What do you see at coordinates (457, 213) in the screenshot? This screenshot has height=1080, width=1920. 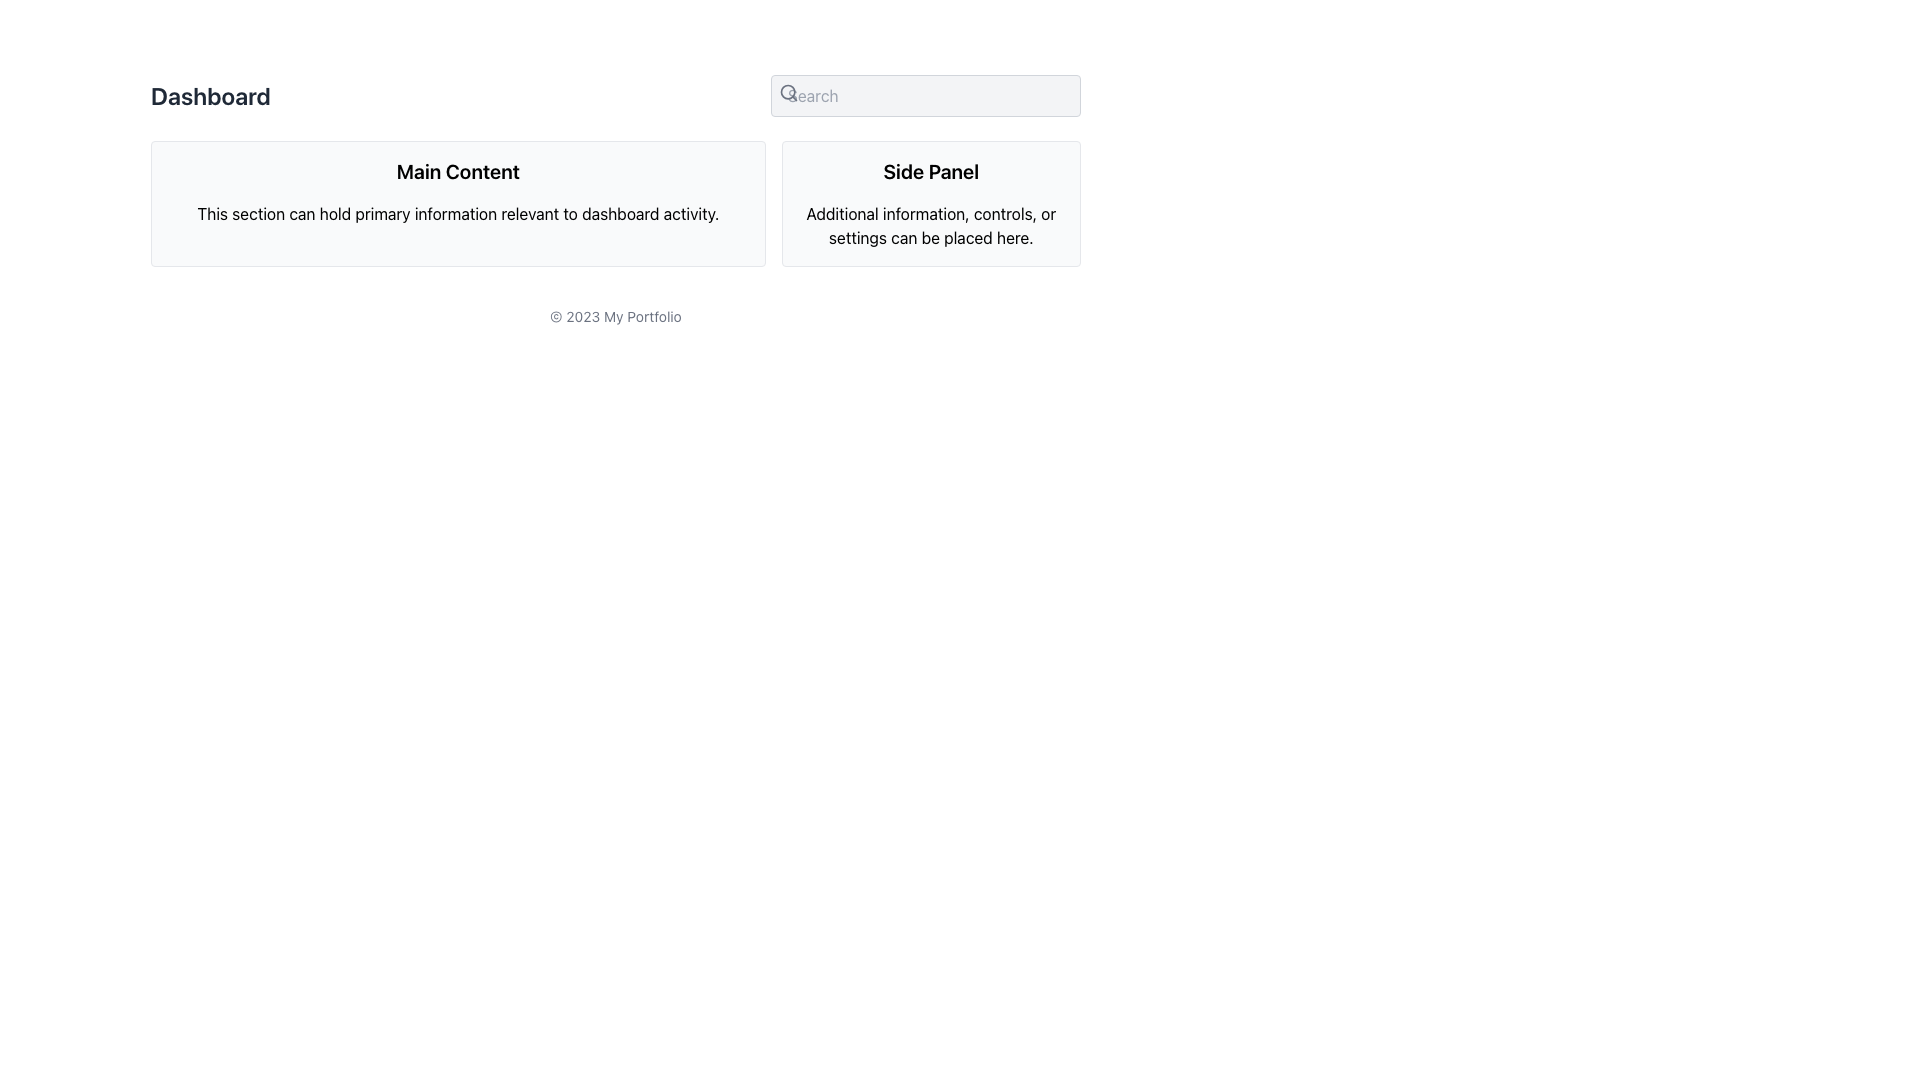 I see `the text block that contains the message 'This section can hold primary information relevant to dashboard activity.' positioned below the header 'Main Content.'` at bounding box center [457, 213].